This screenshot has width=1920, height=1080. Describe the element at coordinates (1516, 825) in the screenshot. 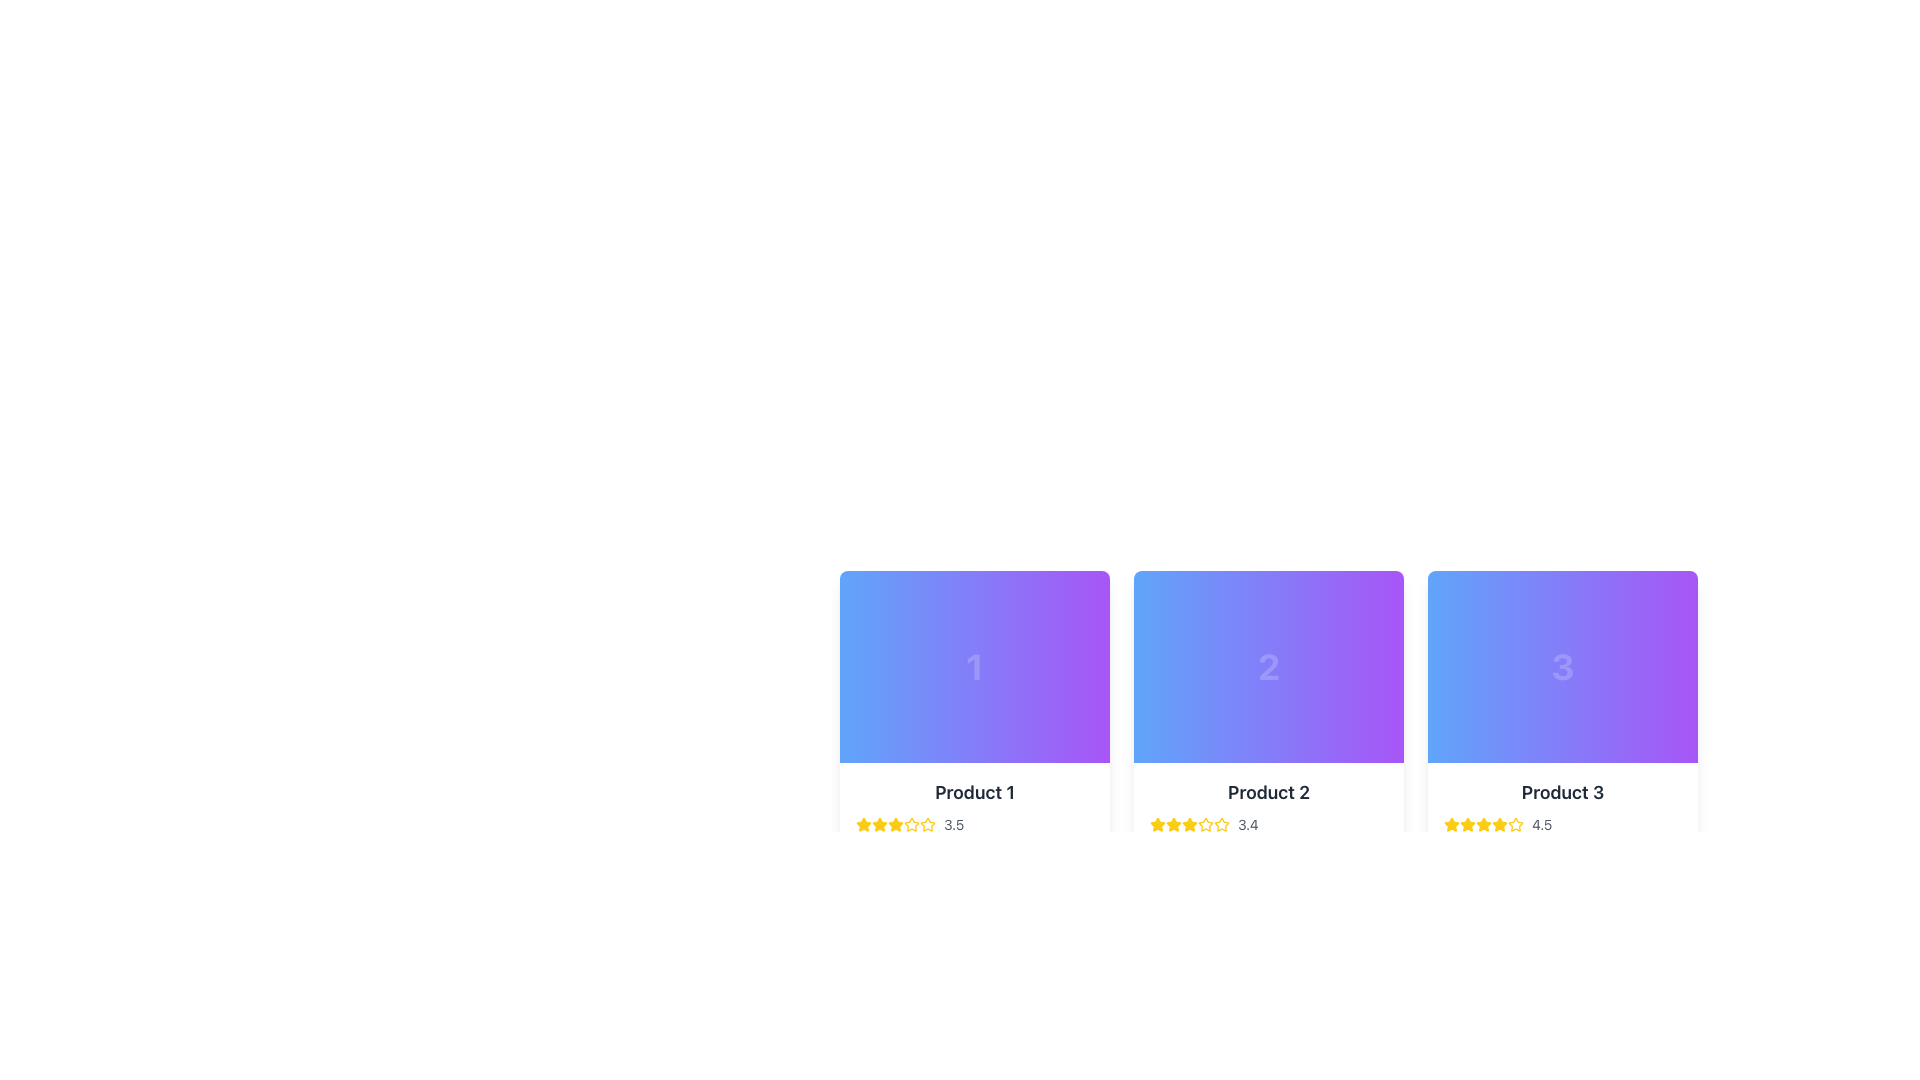

I see `visual representation of the fifth star in the rating system for 'Product 3', which is an SVG-based icon located beneath the product card` at that location.